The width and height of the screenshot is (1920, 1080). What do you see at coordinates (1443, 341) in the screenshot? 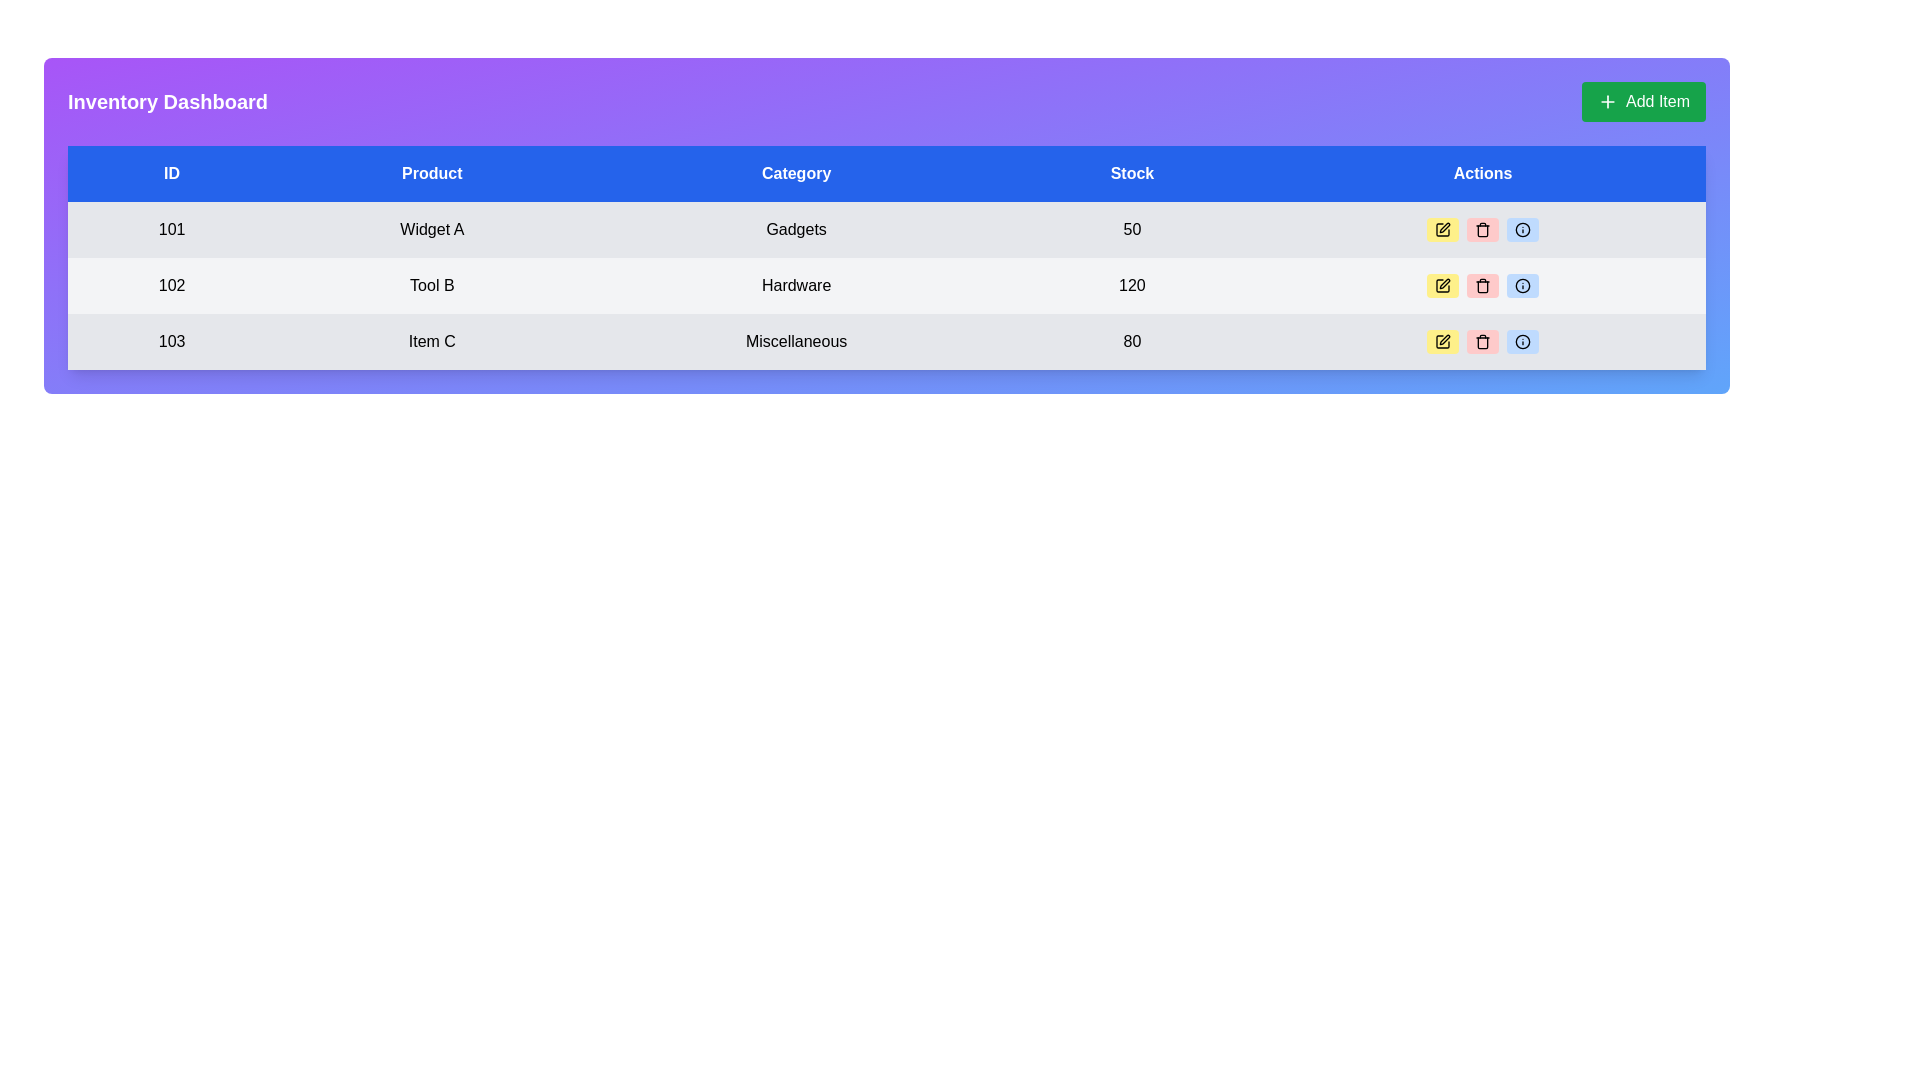
I see `the small rectangular button with a yellow background and a pen icon in the 'Actions' column of the third row in the table for 'Item C'` at bounding box center [1443, 341].